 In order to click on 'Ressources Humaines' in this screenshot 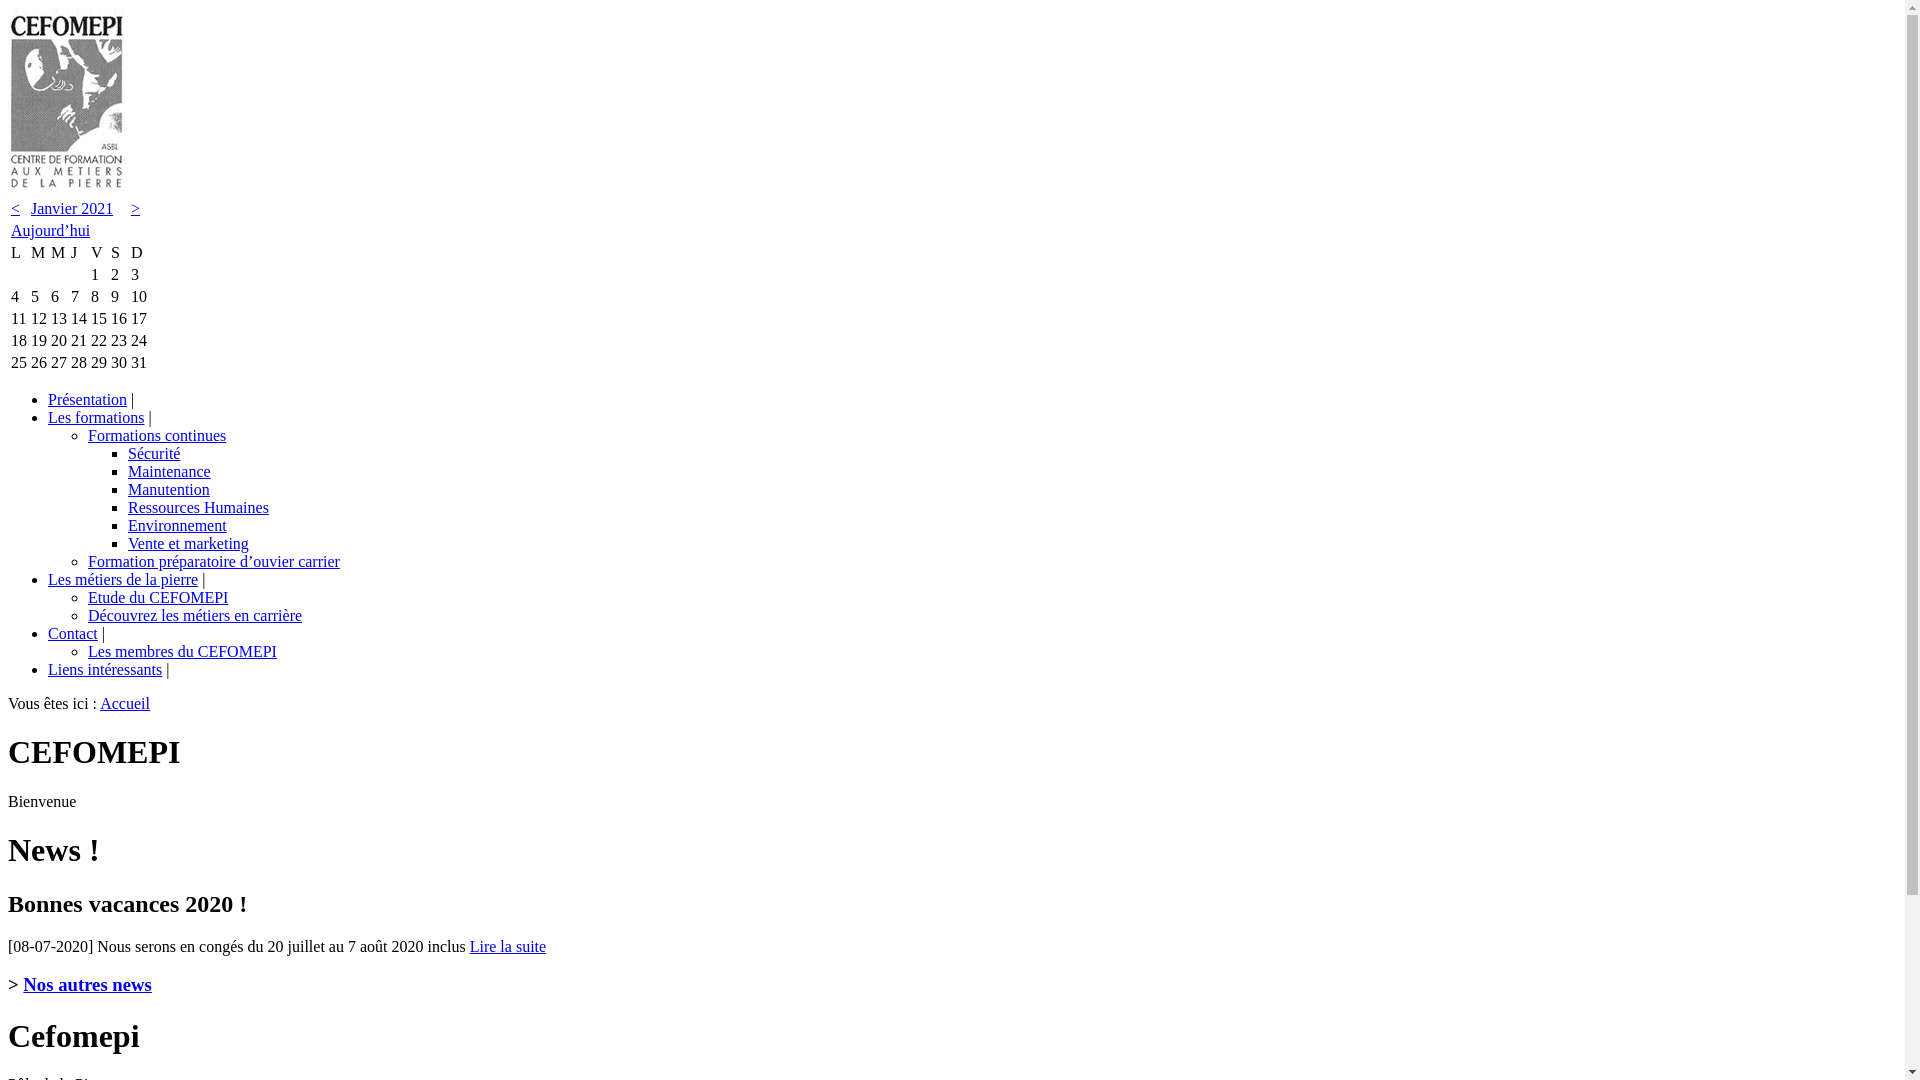, I will do `click(198, 506)`.